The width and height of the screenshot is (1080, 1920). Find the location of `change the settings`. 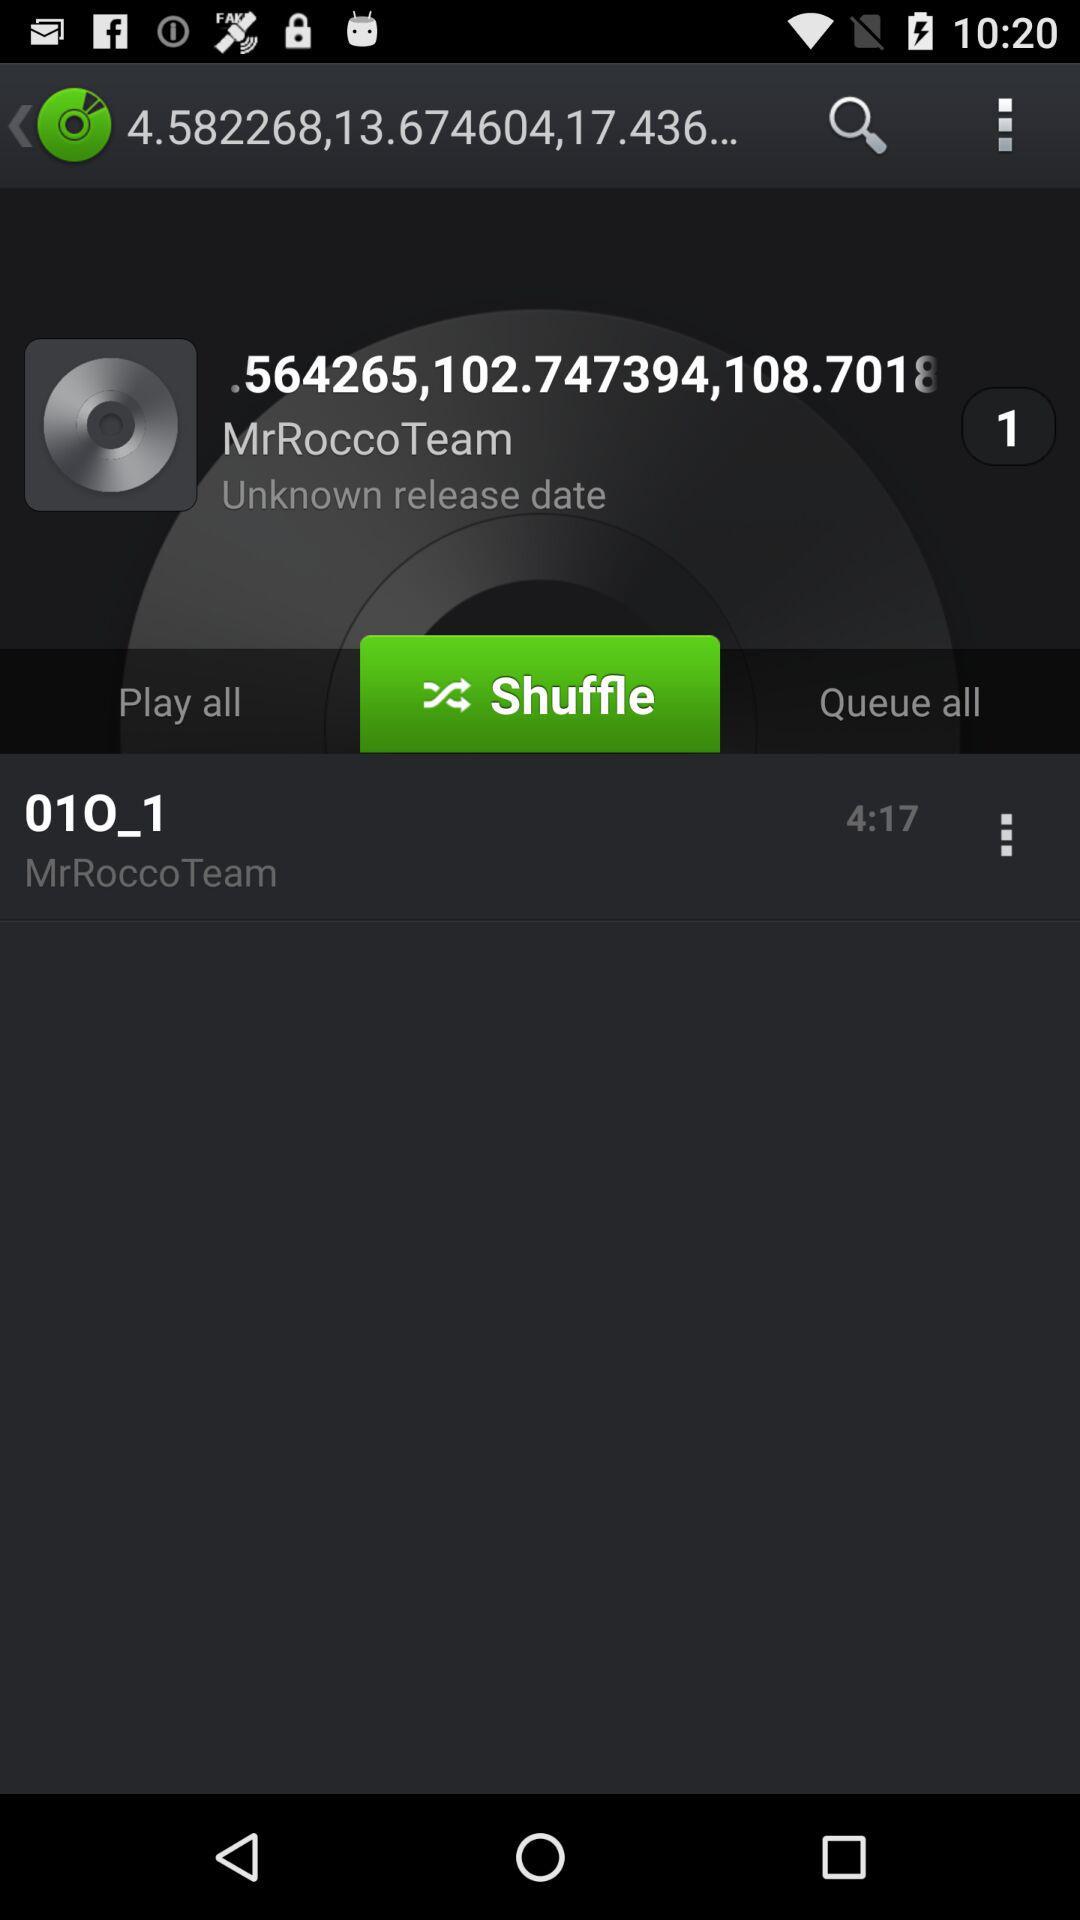

change the settings is located at coordinates (1006, 837).